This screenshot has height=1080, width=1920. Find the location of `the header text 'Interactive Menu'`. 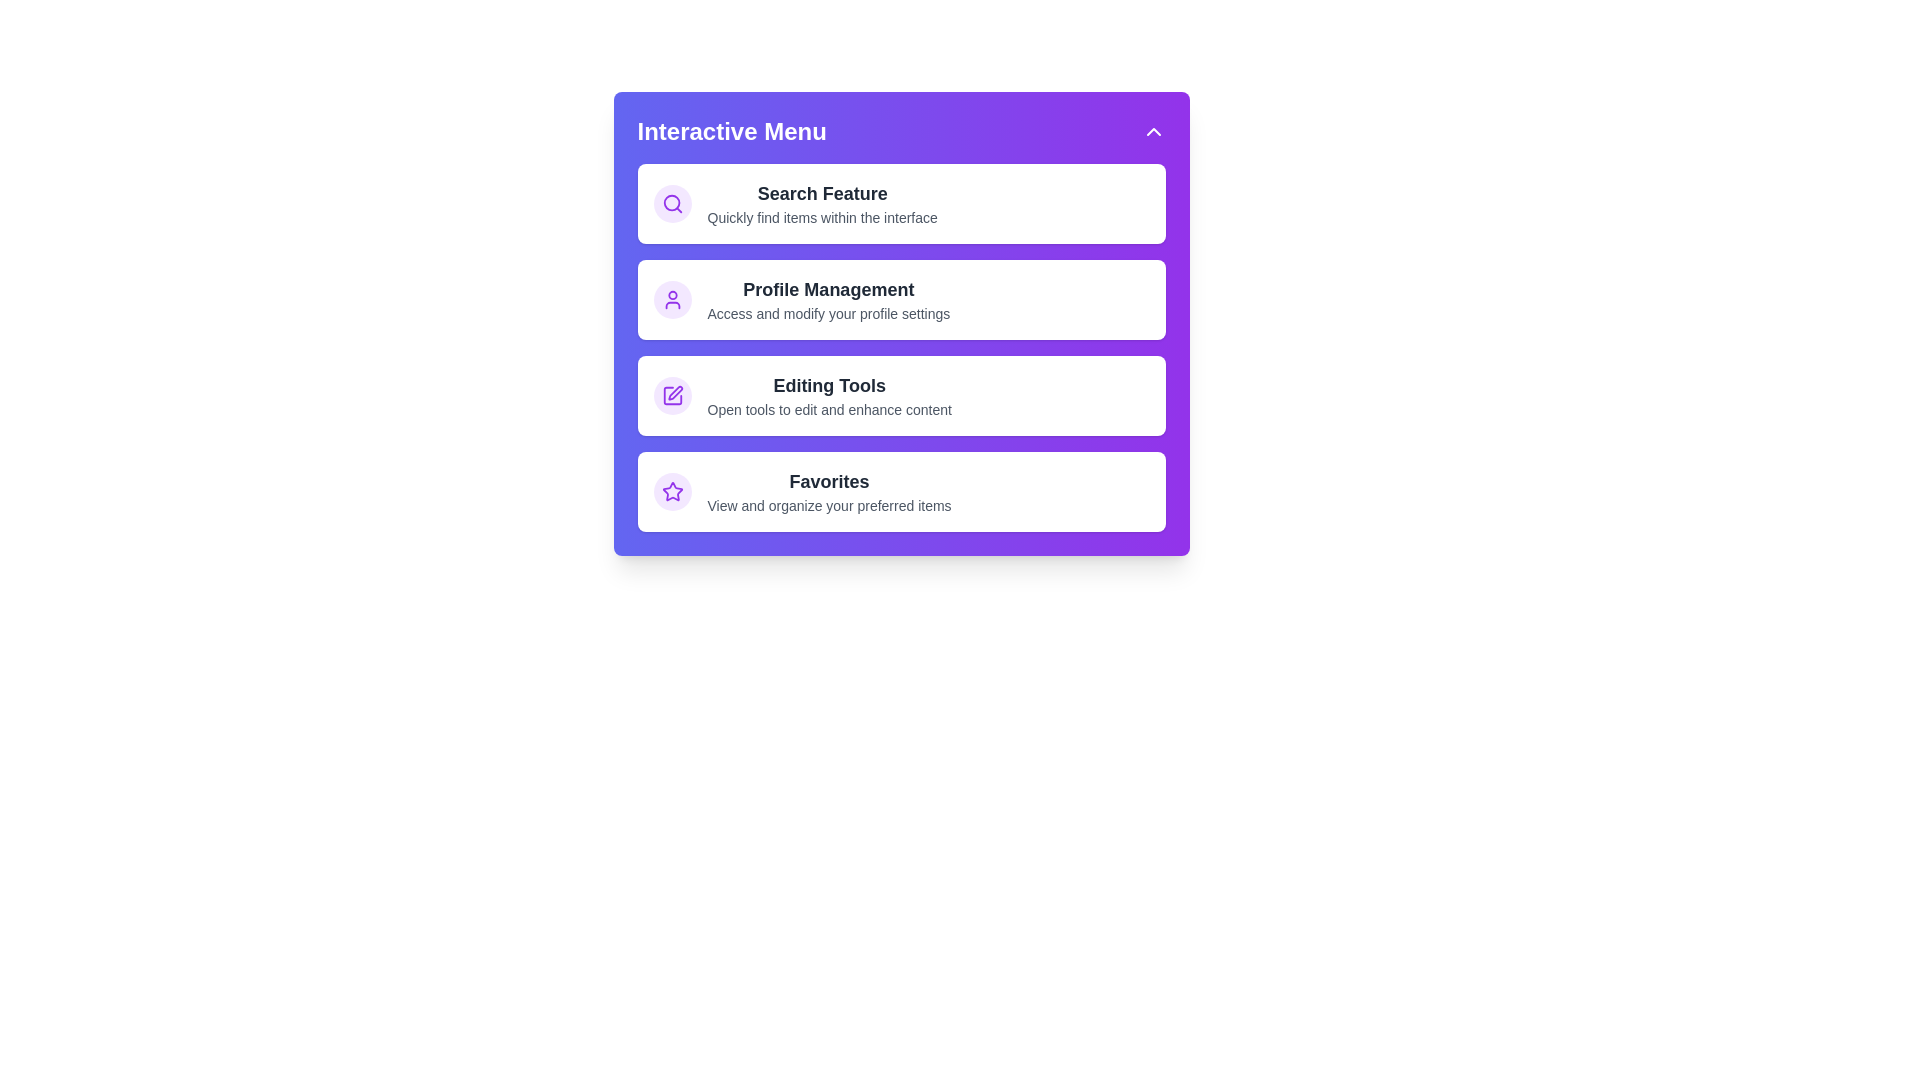

the header text 'Interactive Menu' is located at coordinates (730, 131).